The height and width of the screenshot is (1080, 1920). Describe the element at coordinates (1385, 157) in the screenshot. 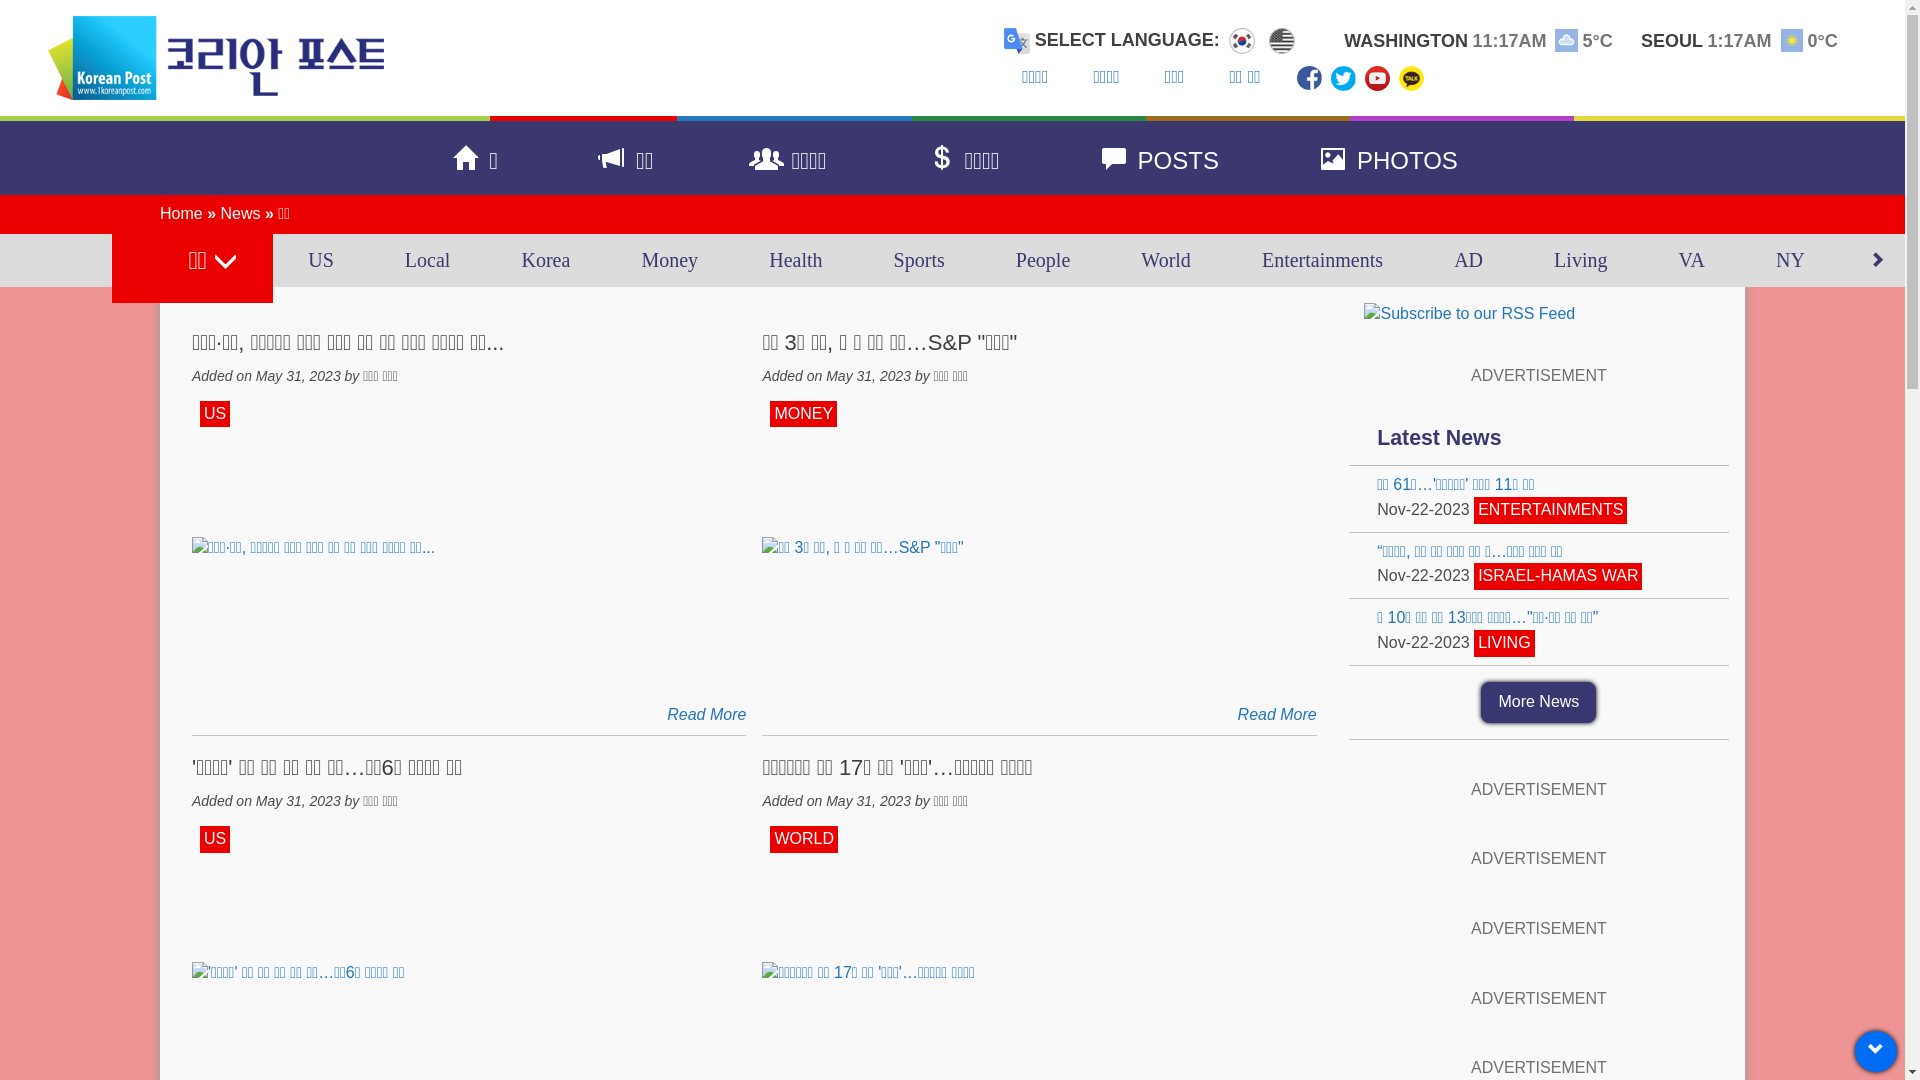

I see `'PHOTOS'` at that location.